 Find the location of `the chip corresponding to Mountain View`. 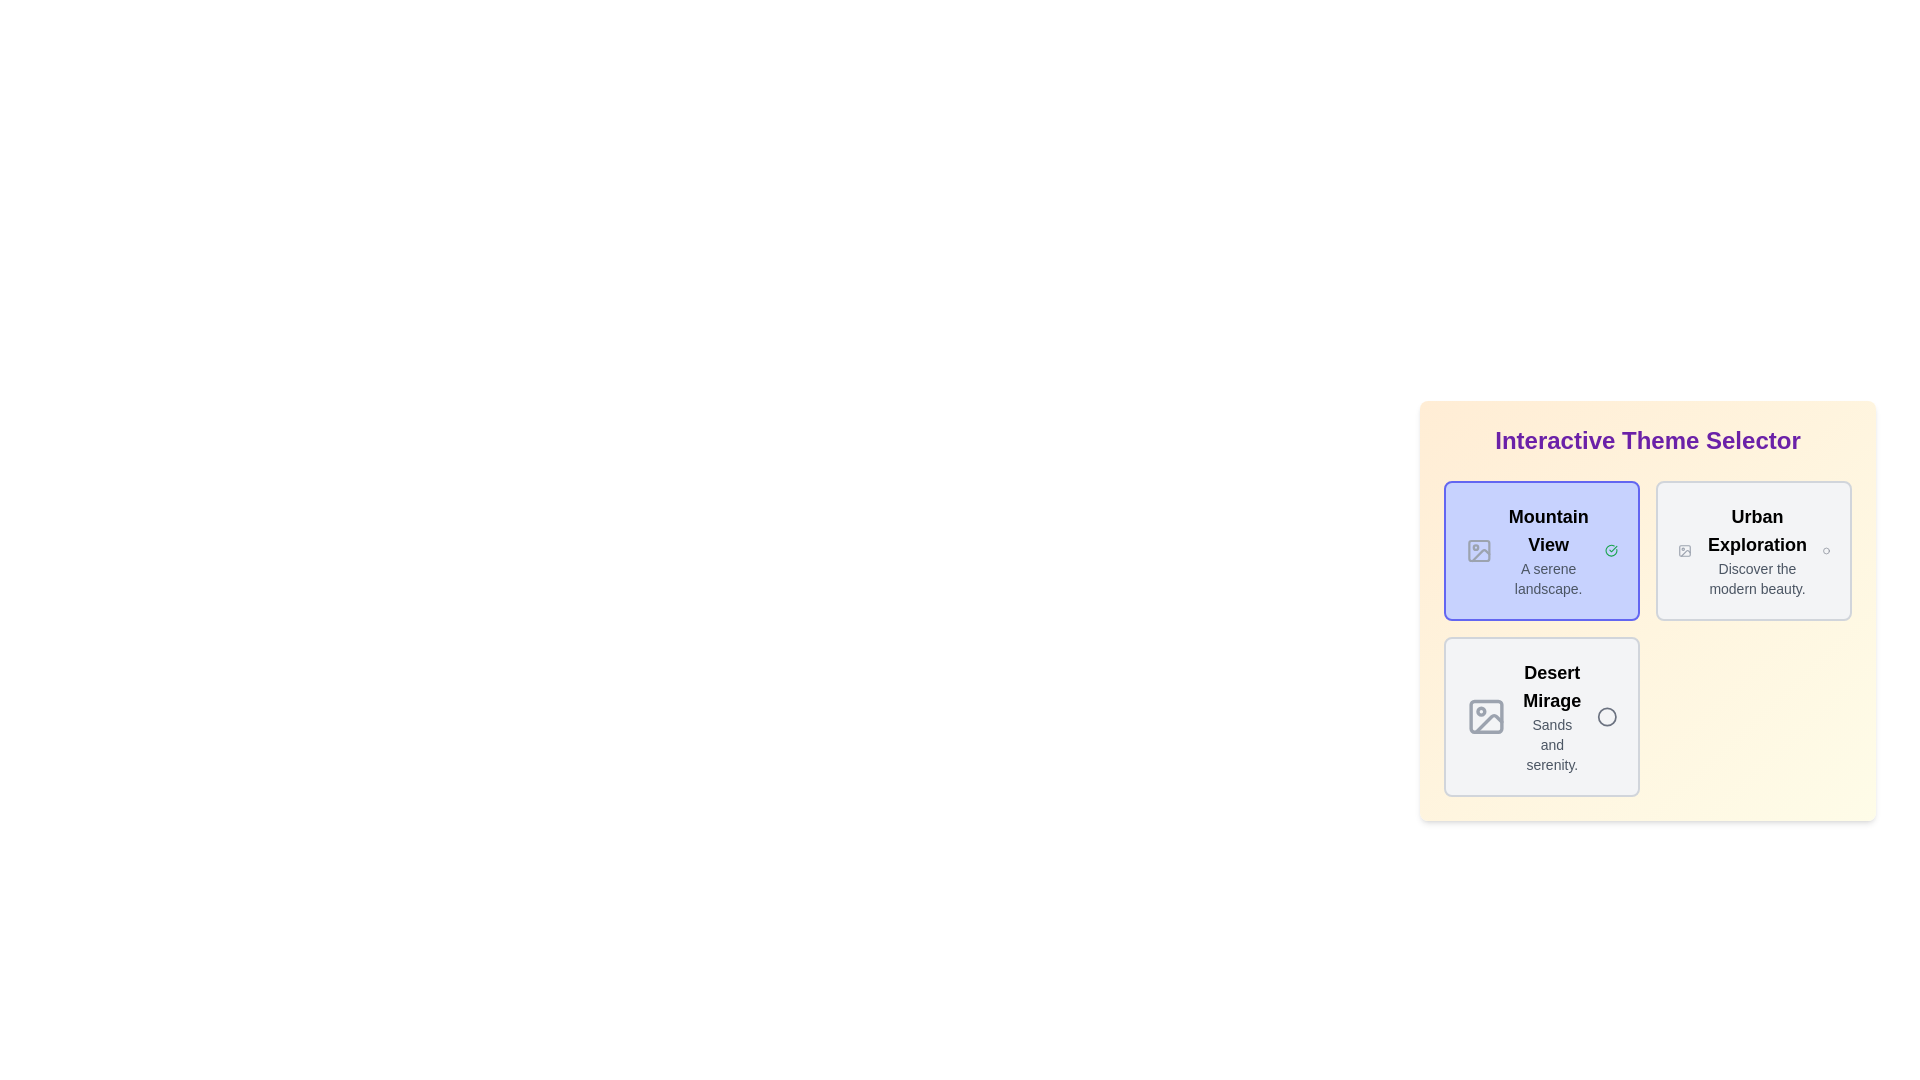

the chip corresponding to Mountain View is located at coordinates (1540, 551).